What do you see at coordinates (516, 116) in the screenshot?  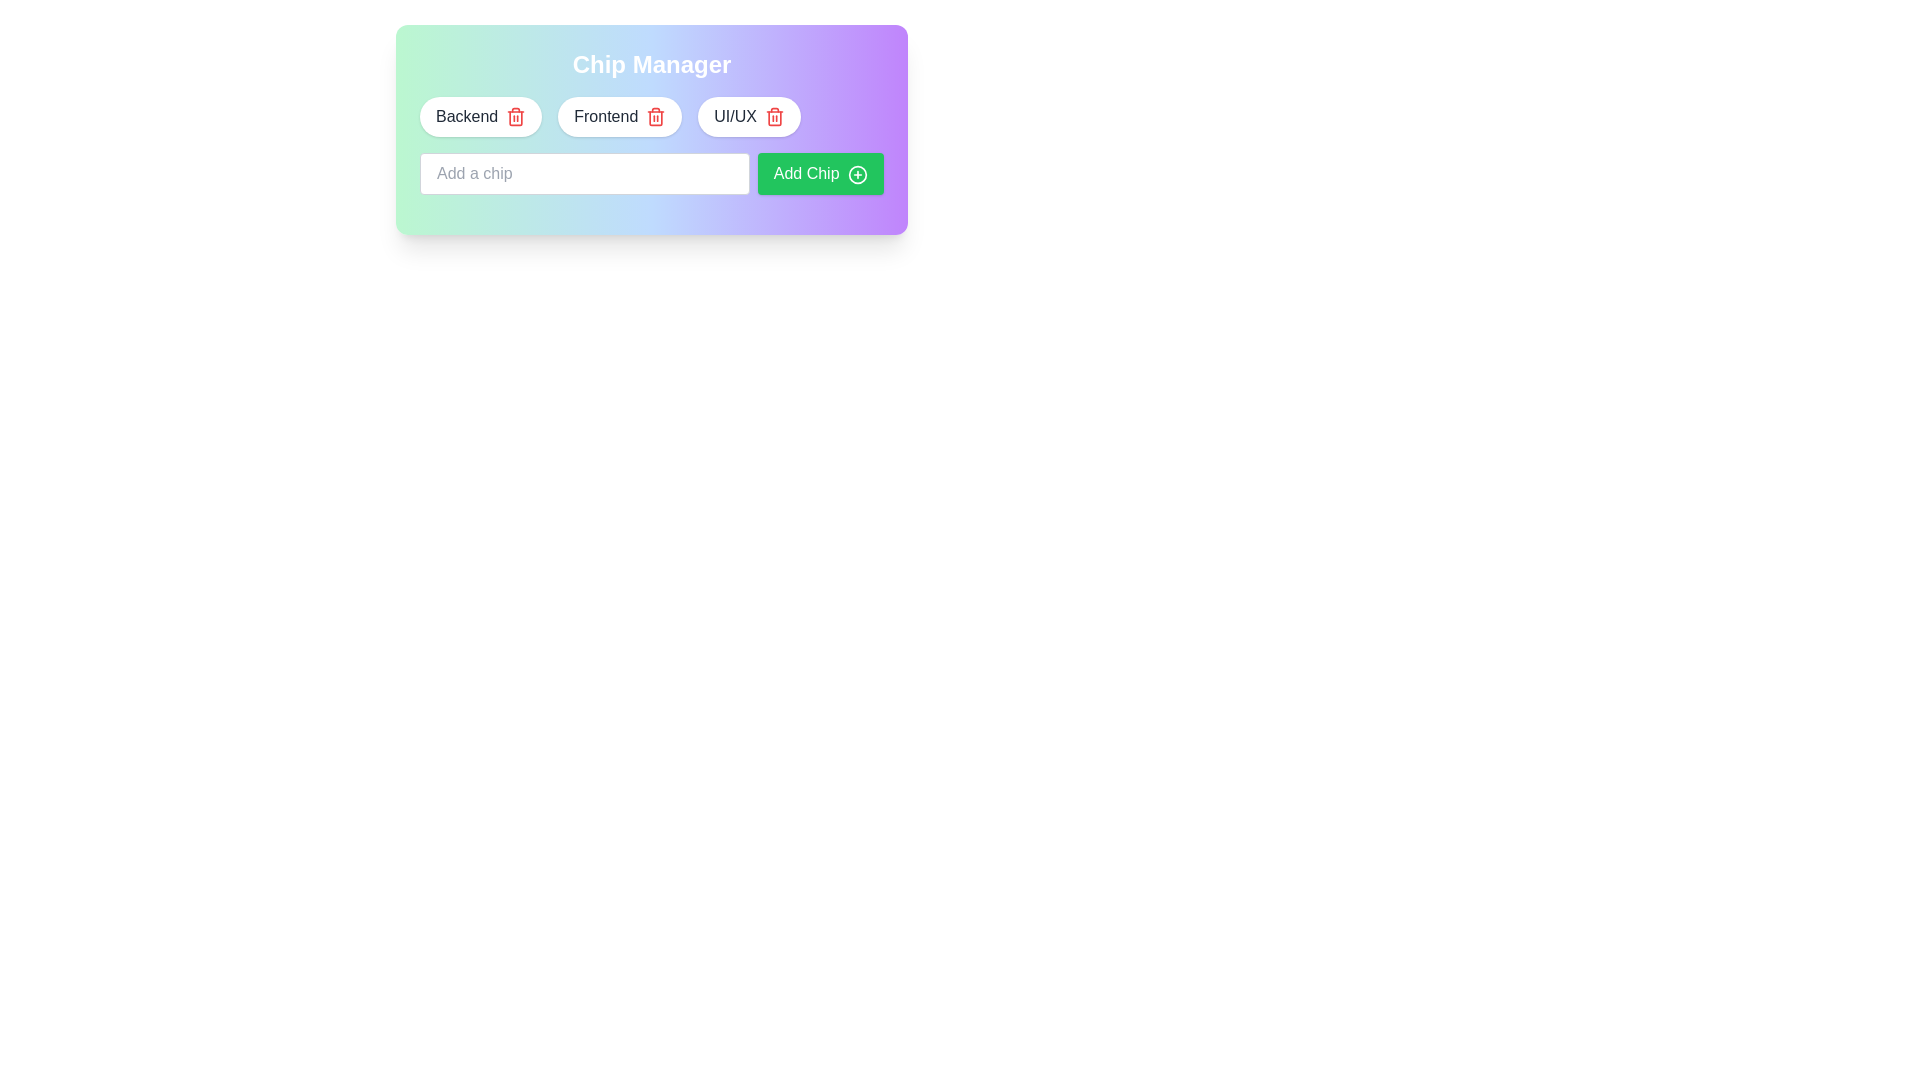 I see `the red trash icon within the 'Backend' chip` at bounding box center [516, 116].